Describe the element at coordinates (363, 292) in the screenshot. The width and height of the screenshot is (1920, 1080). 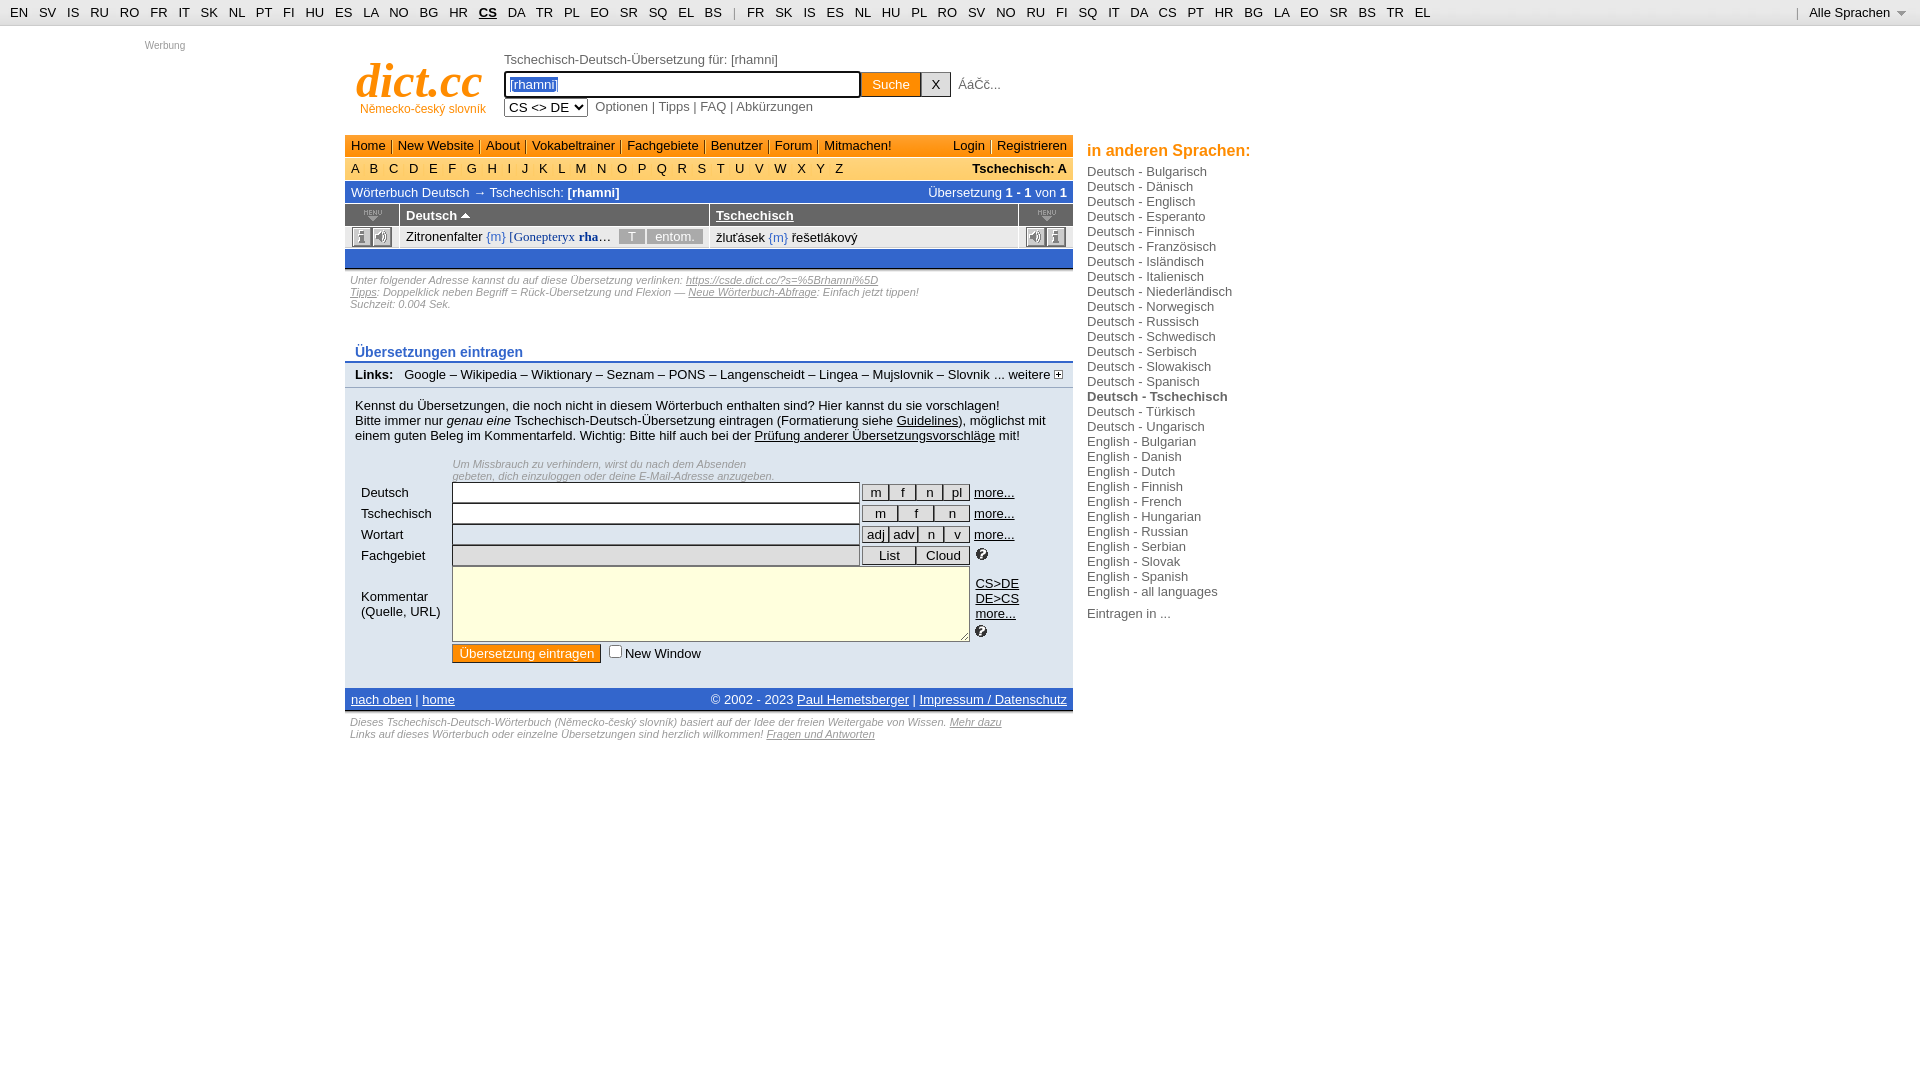
I see `'Tipps'` at that location.